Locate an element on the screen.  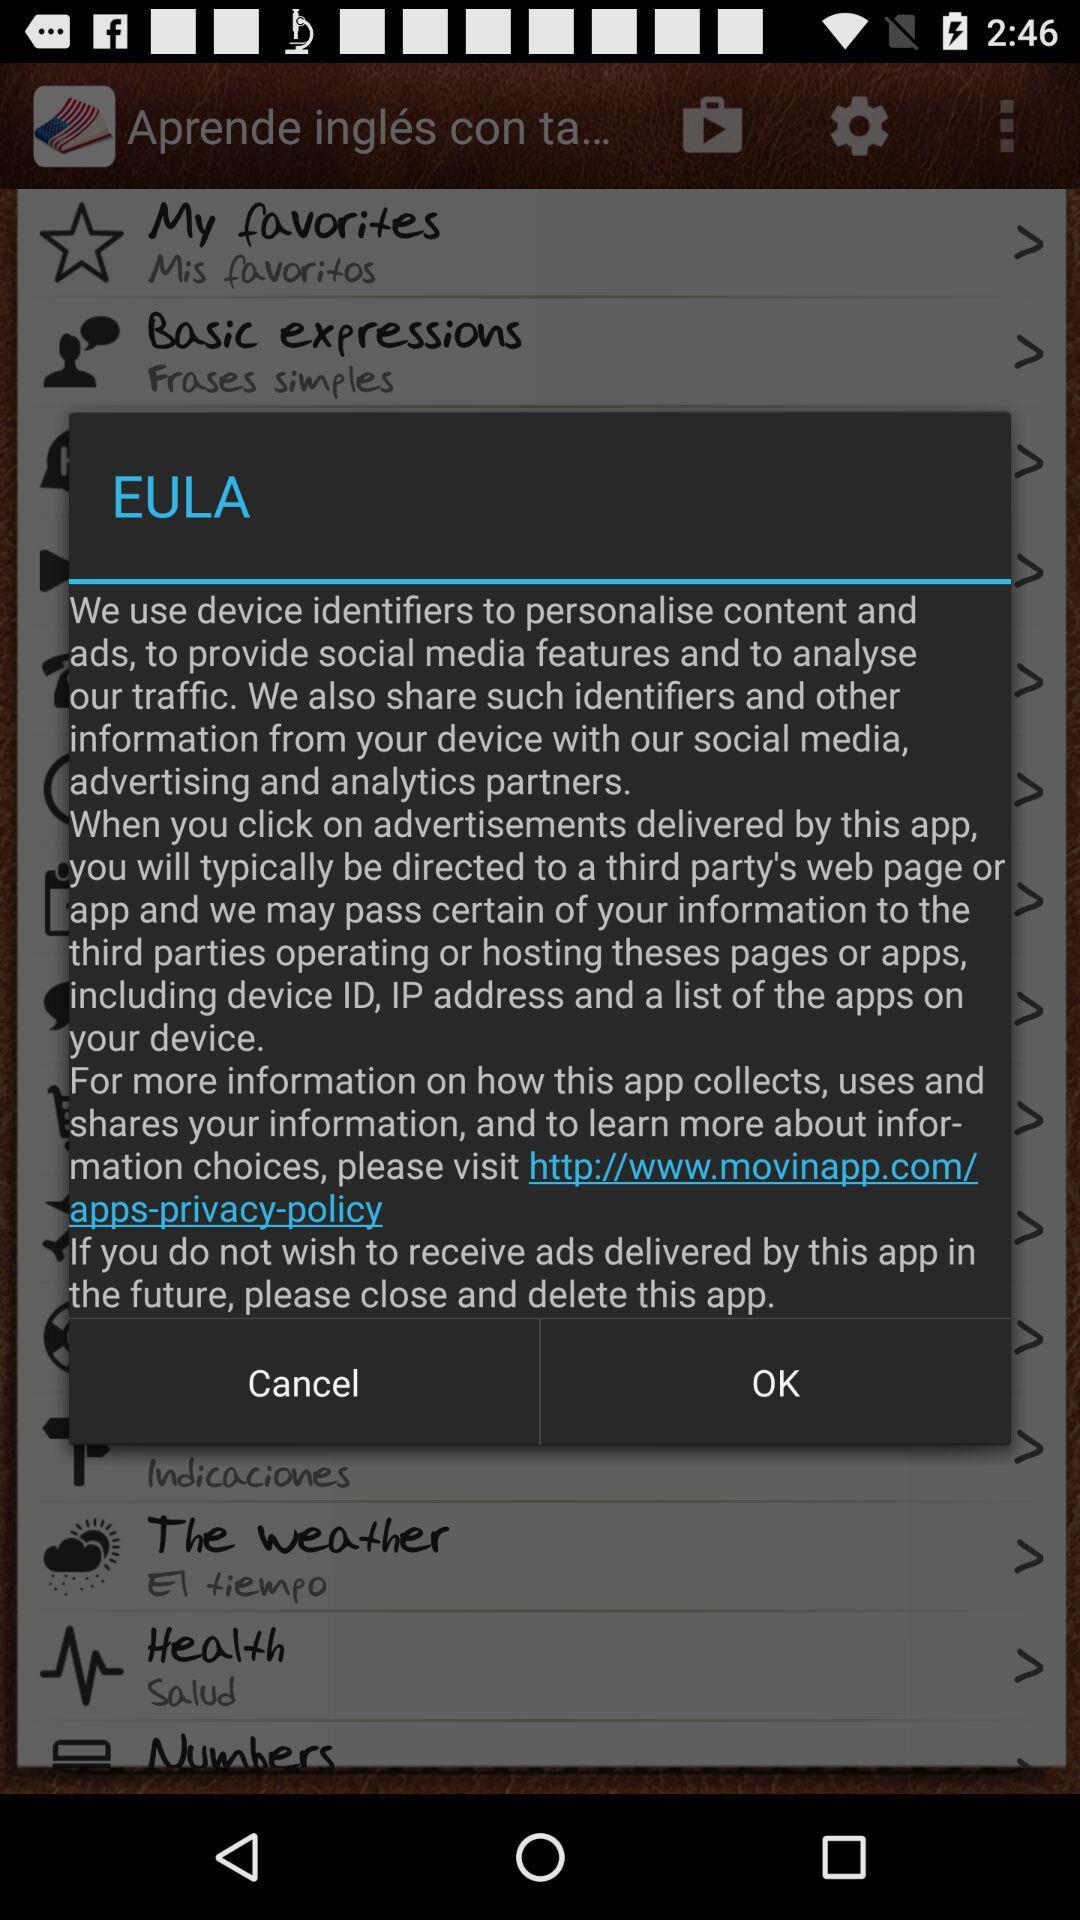
button to the left of the ok item is located at coordinates (304, 1381).